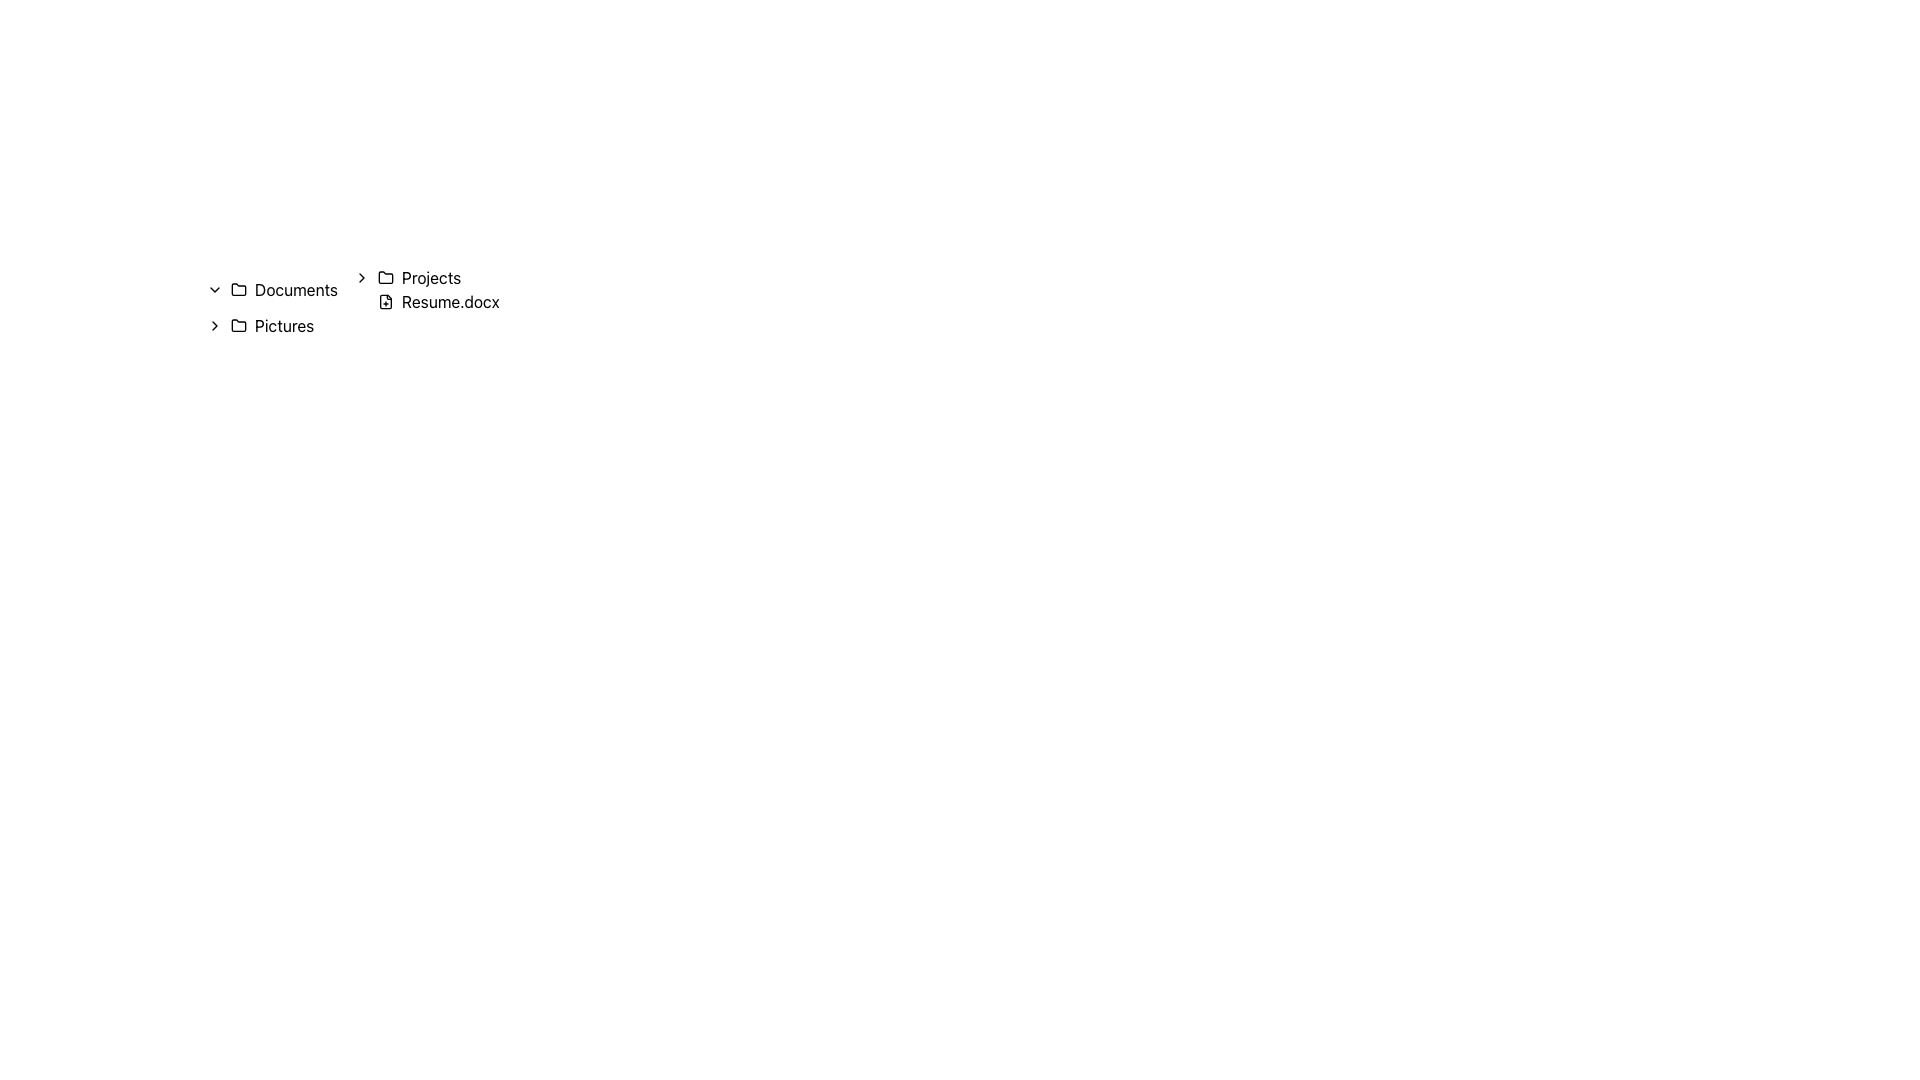 The width and height of the screenshot is (1920, 1080). I want to click on the chevron icon, so click(215, 289).